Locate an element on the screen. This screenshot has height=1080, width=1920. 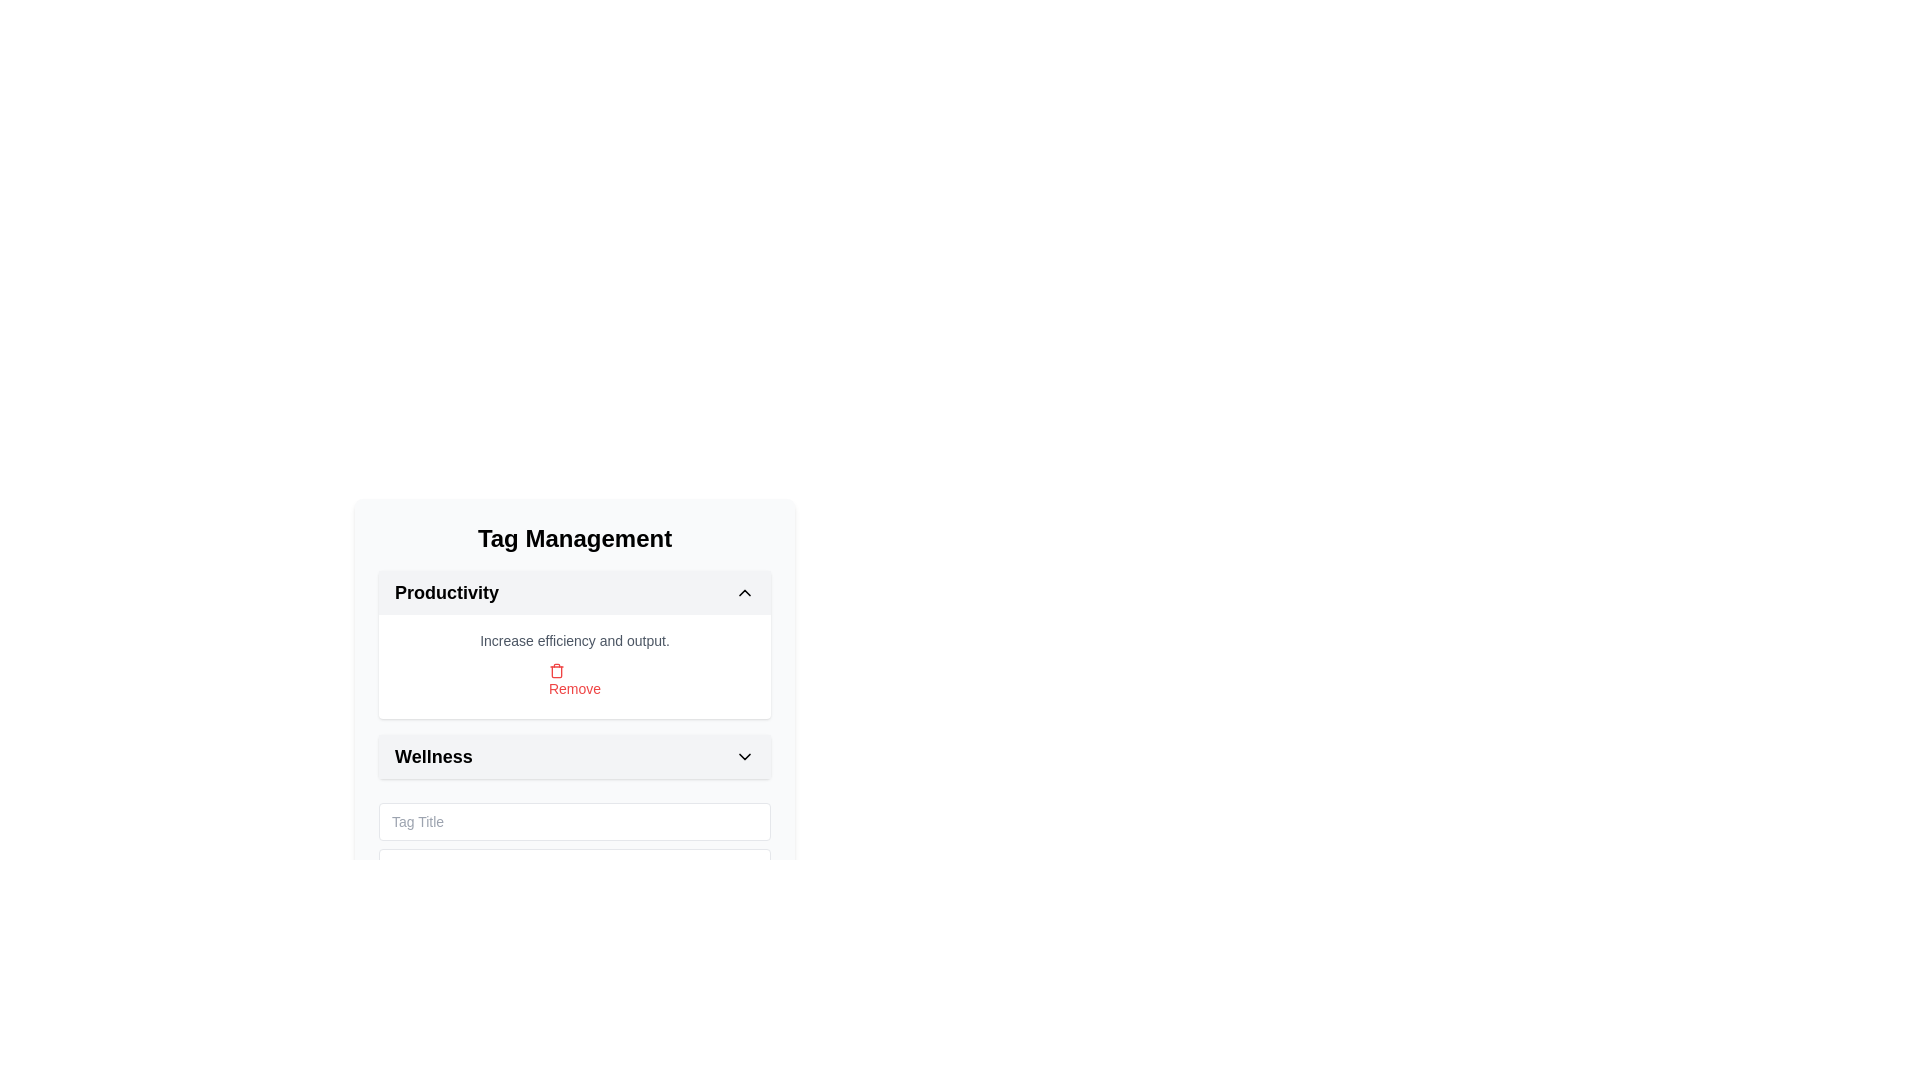
the Chevron Down icon located on the right side of the 'Wellness' row to trigger tooltips or responsive actions is located at coordinates (743, 756).